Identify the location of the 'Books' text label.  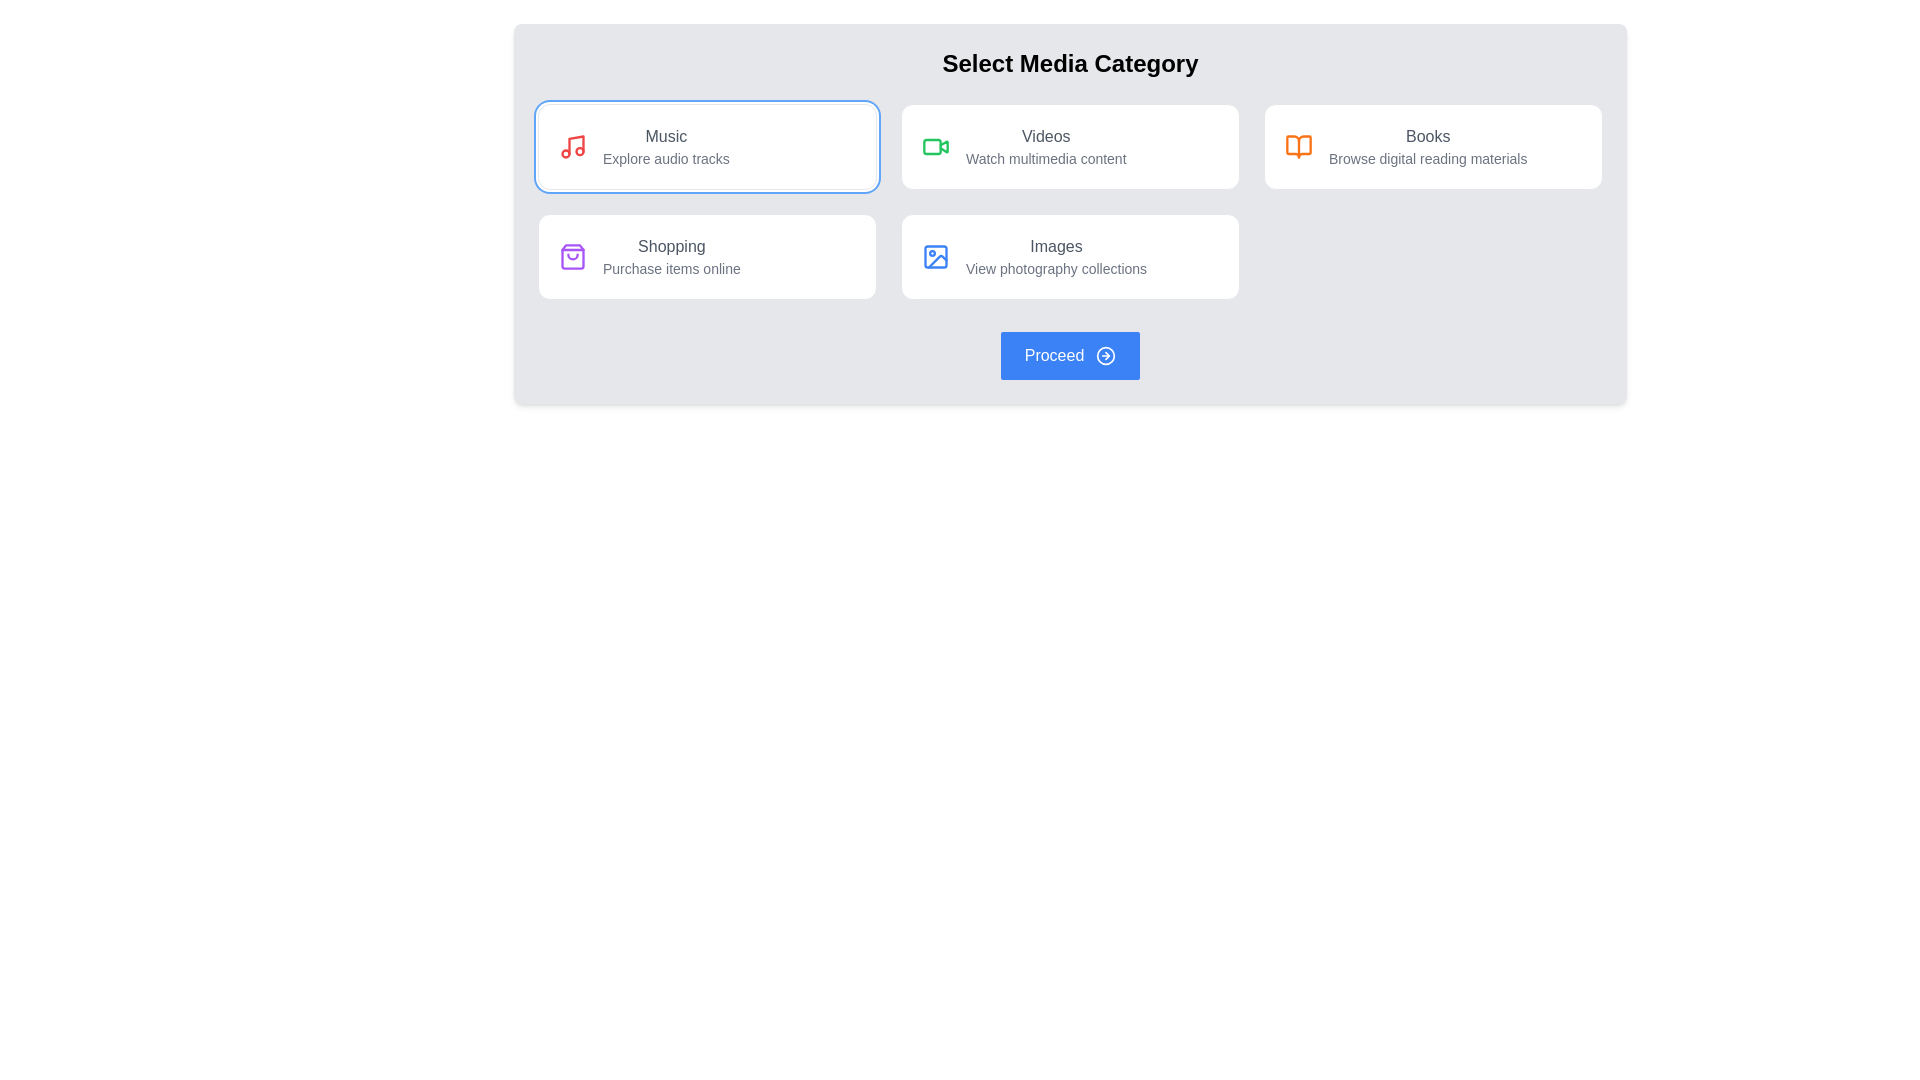
(1427, 136).